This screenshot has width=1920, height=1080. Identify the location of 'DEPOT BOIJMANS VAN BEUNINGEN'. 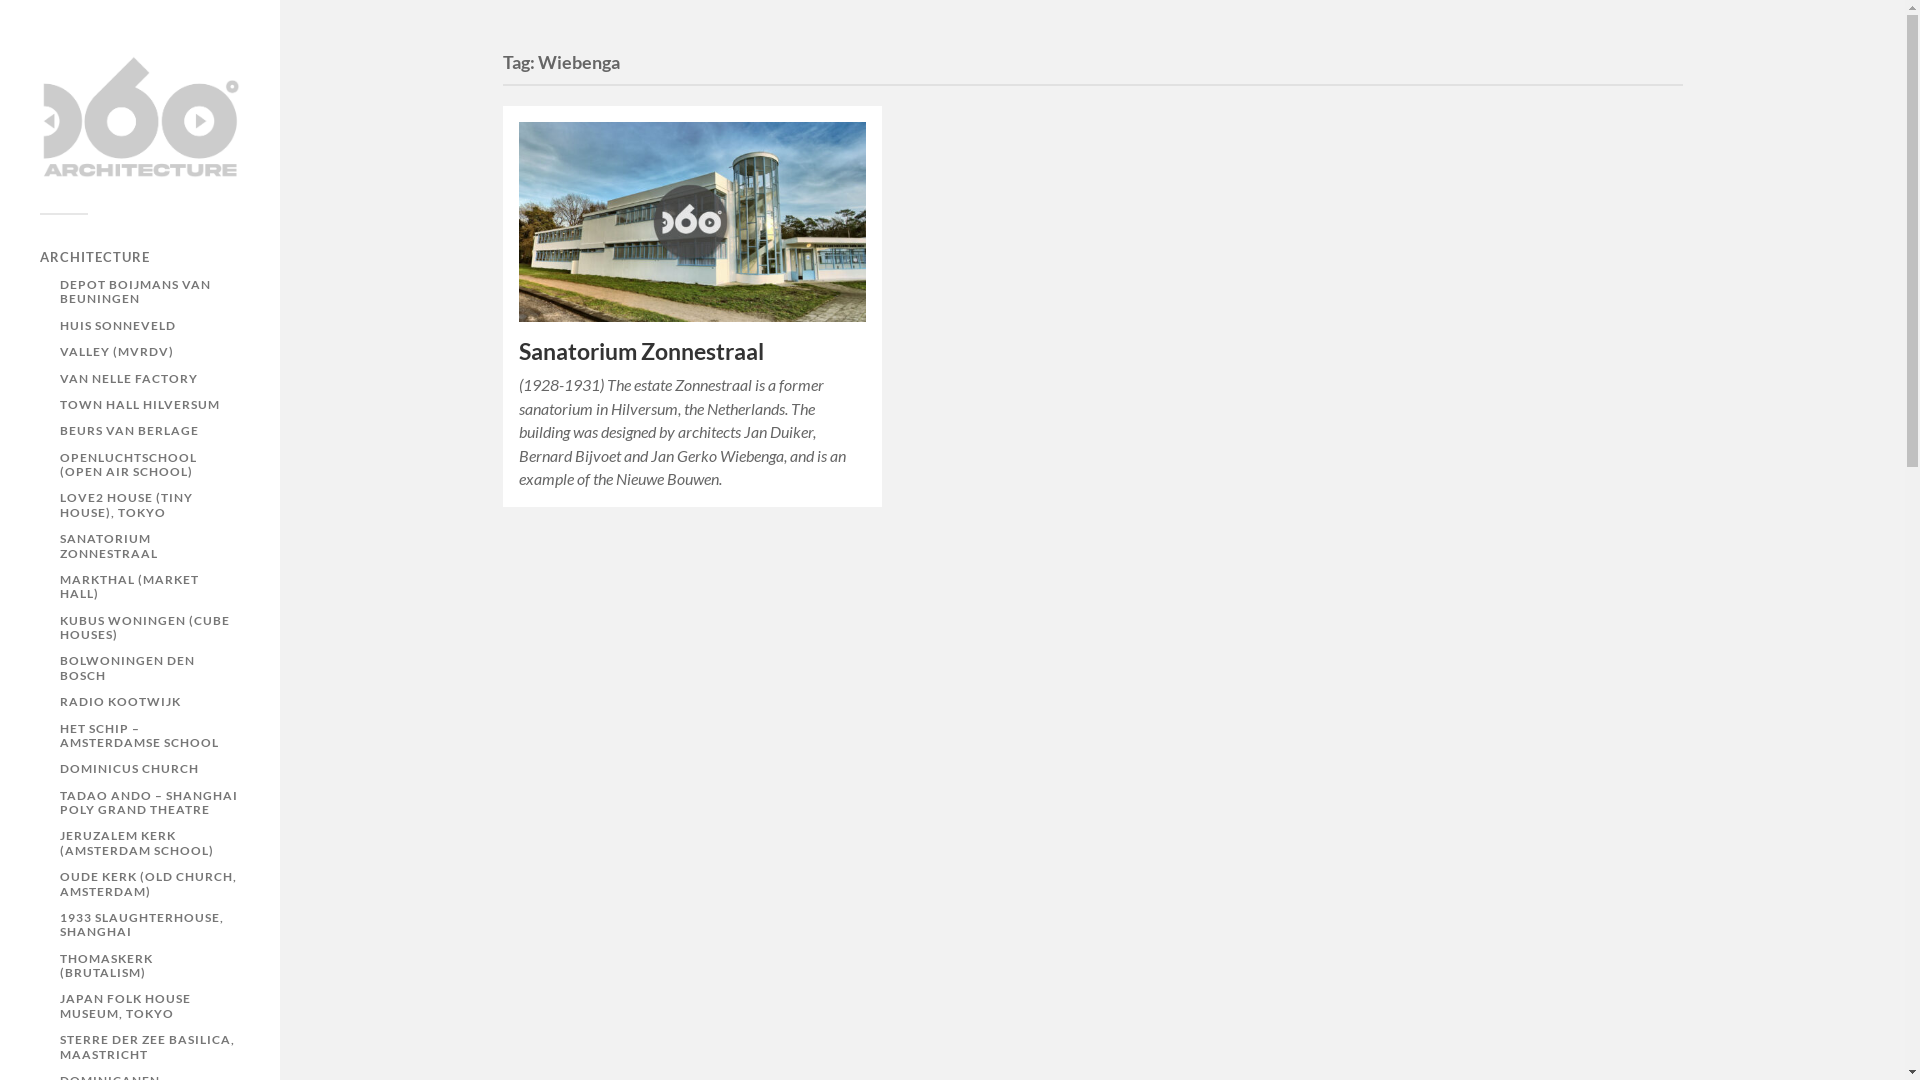
(134, 291).